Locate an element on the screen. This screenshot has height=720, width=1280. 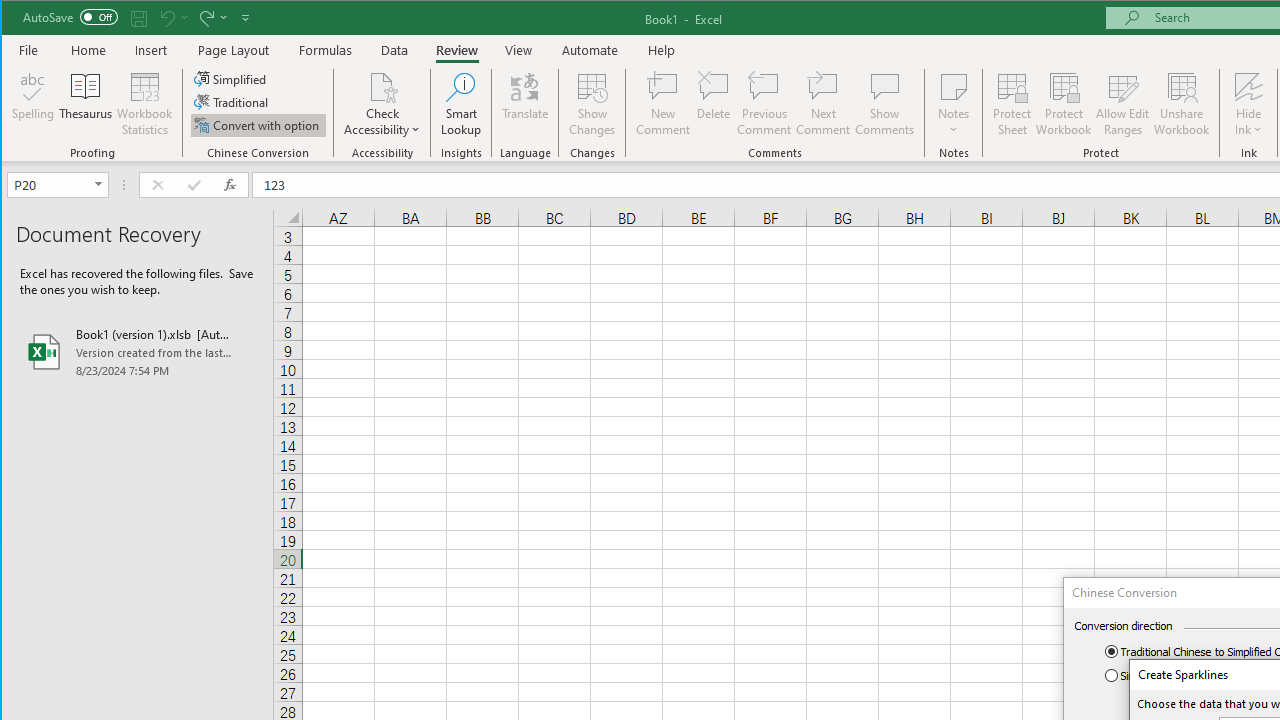
'Notes' is located at coordinates (953, 104).